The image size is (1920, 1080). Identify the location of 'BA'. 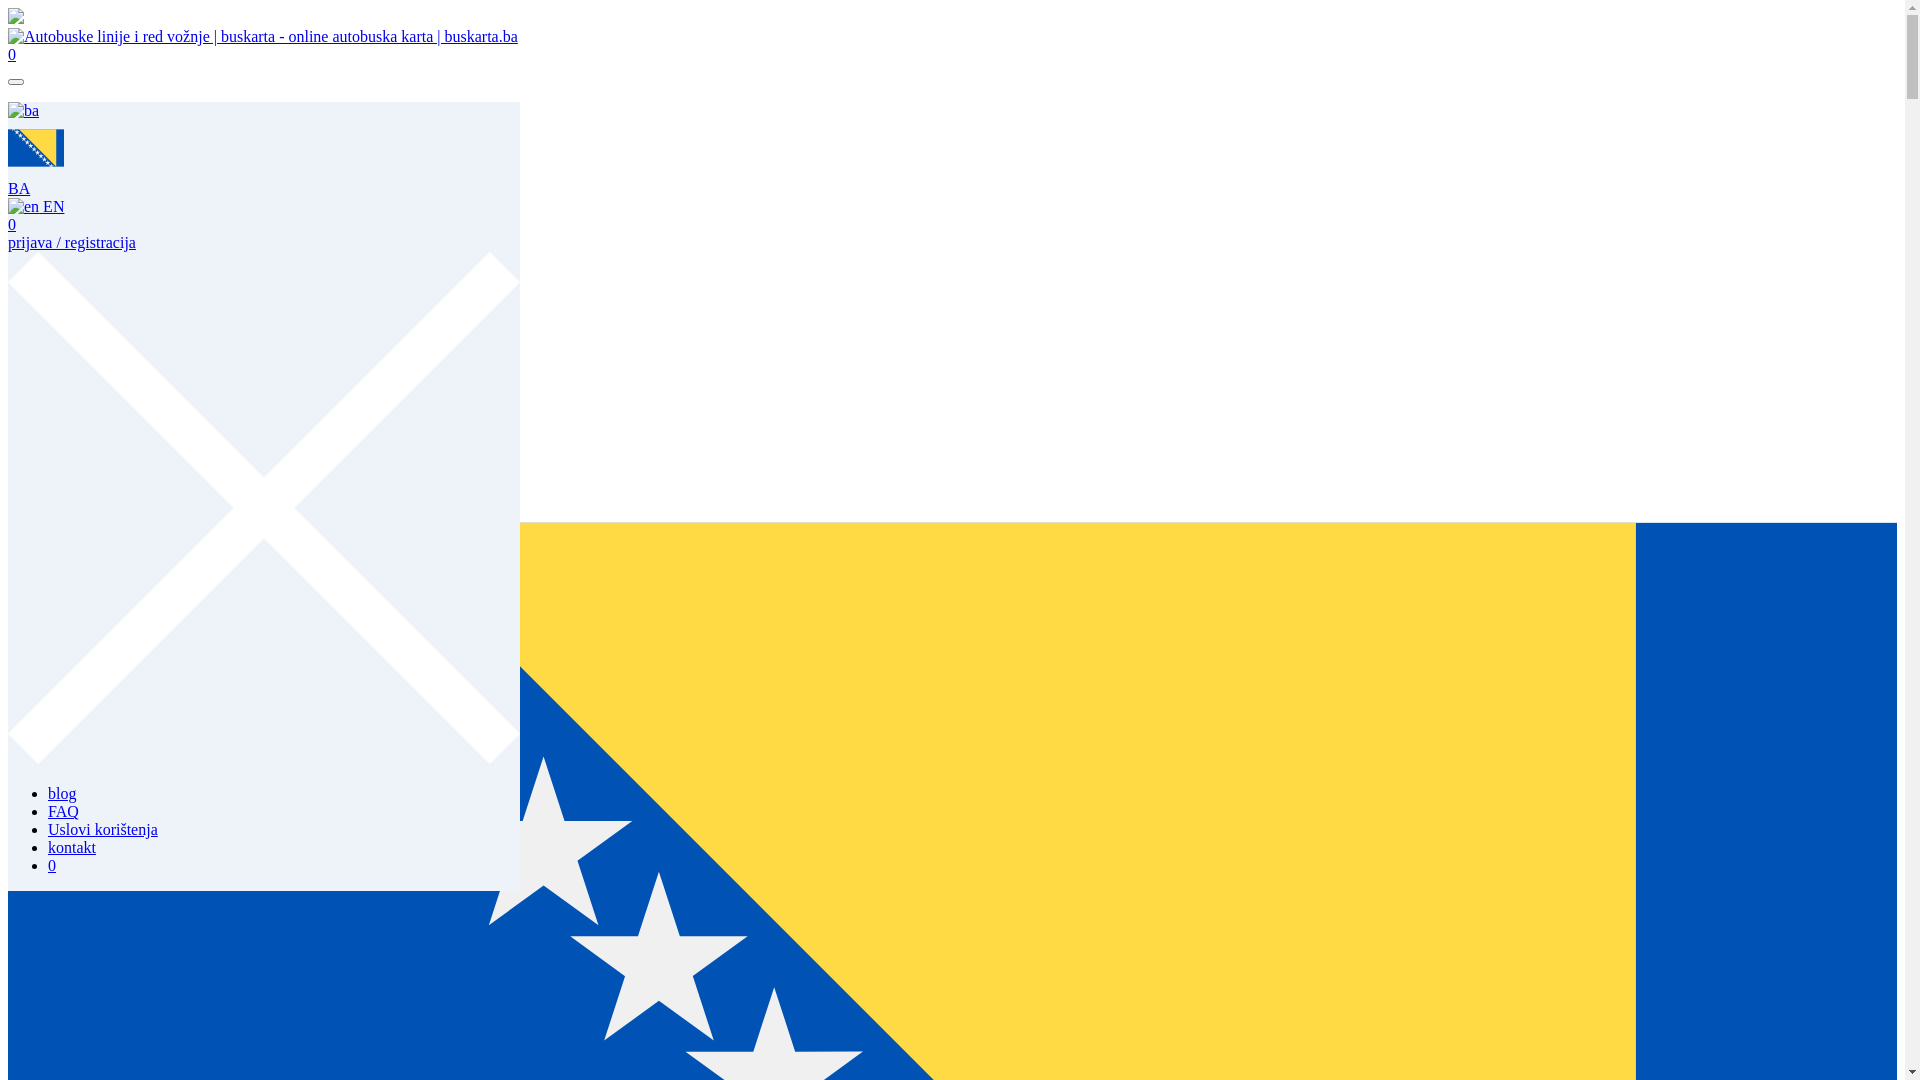
(35, 178).